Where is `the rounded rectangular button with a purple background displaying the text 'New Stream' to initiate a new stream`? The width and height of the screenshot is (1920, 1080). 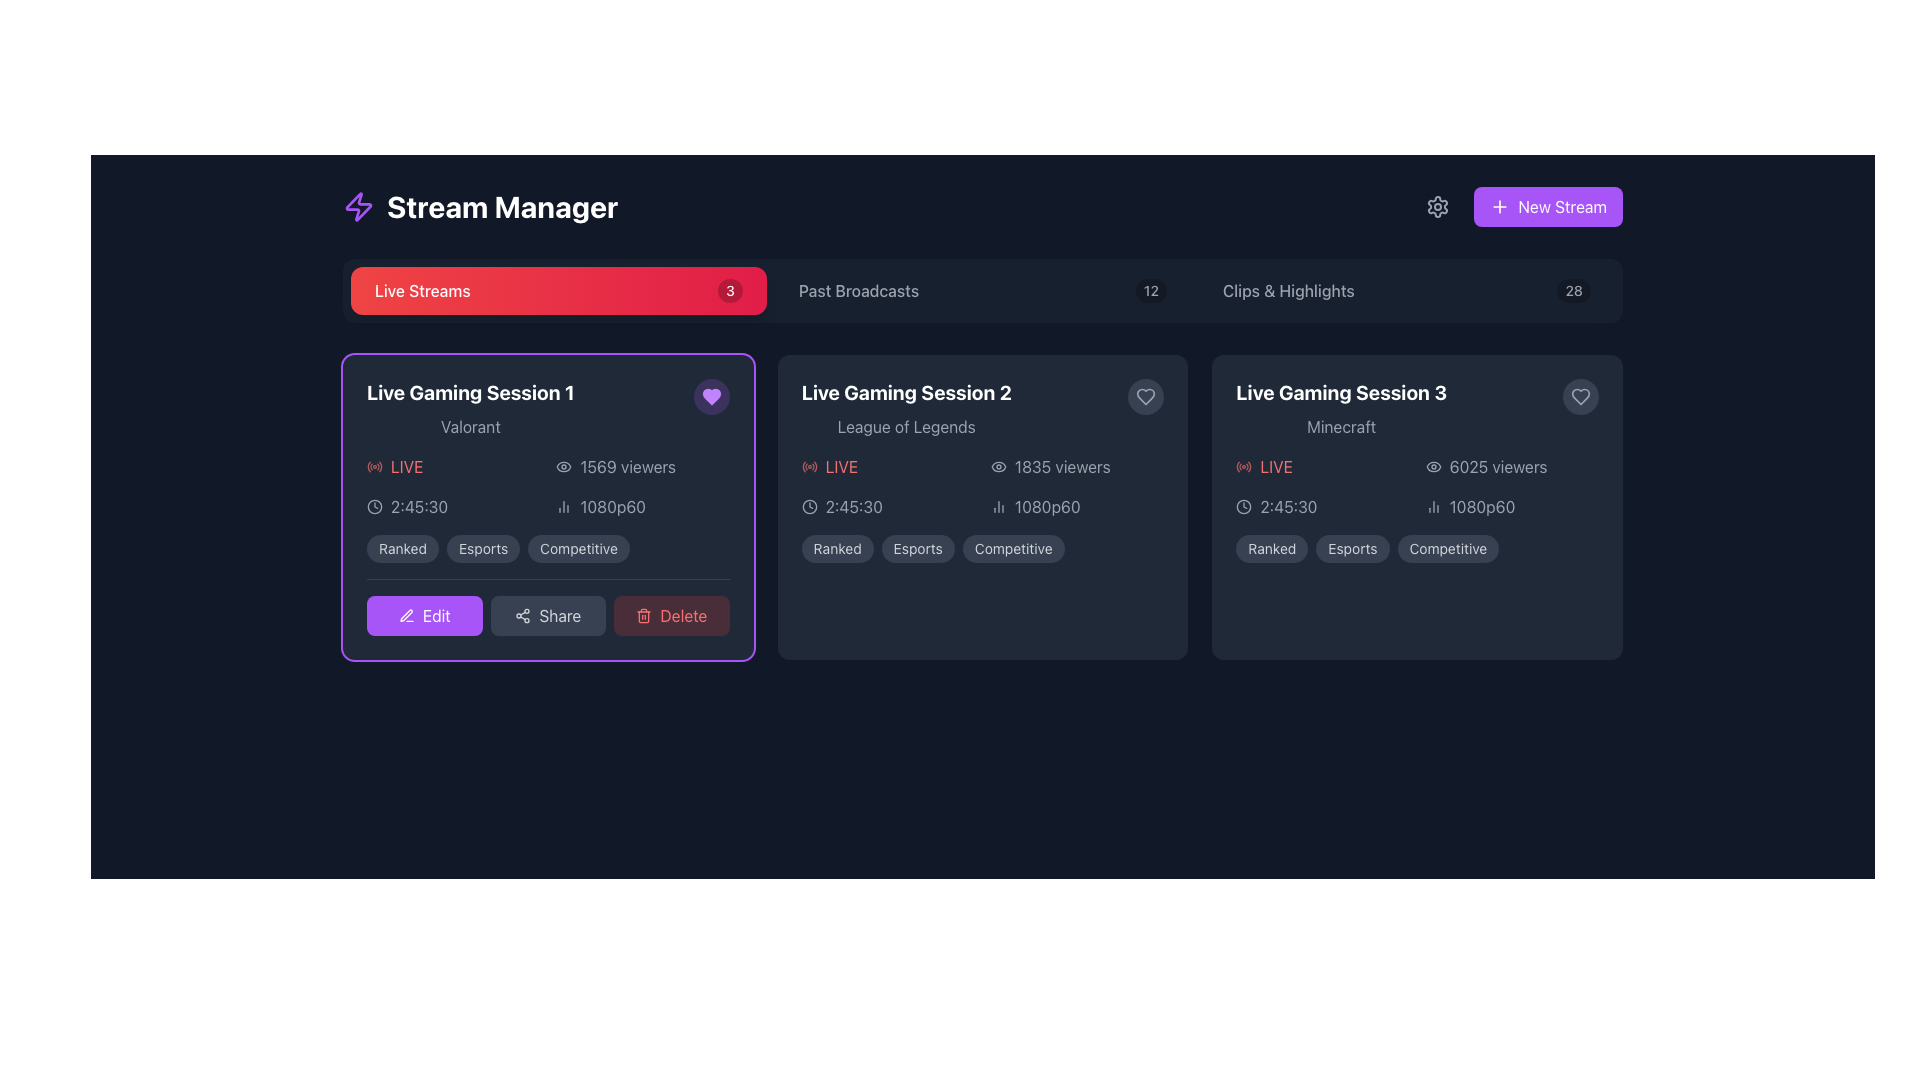 the rounded rectangular button with a purple background displaying the text 'New Stream' to initiate a new stream is located at coordinates (1520, 207).